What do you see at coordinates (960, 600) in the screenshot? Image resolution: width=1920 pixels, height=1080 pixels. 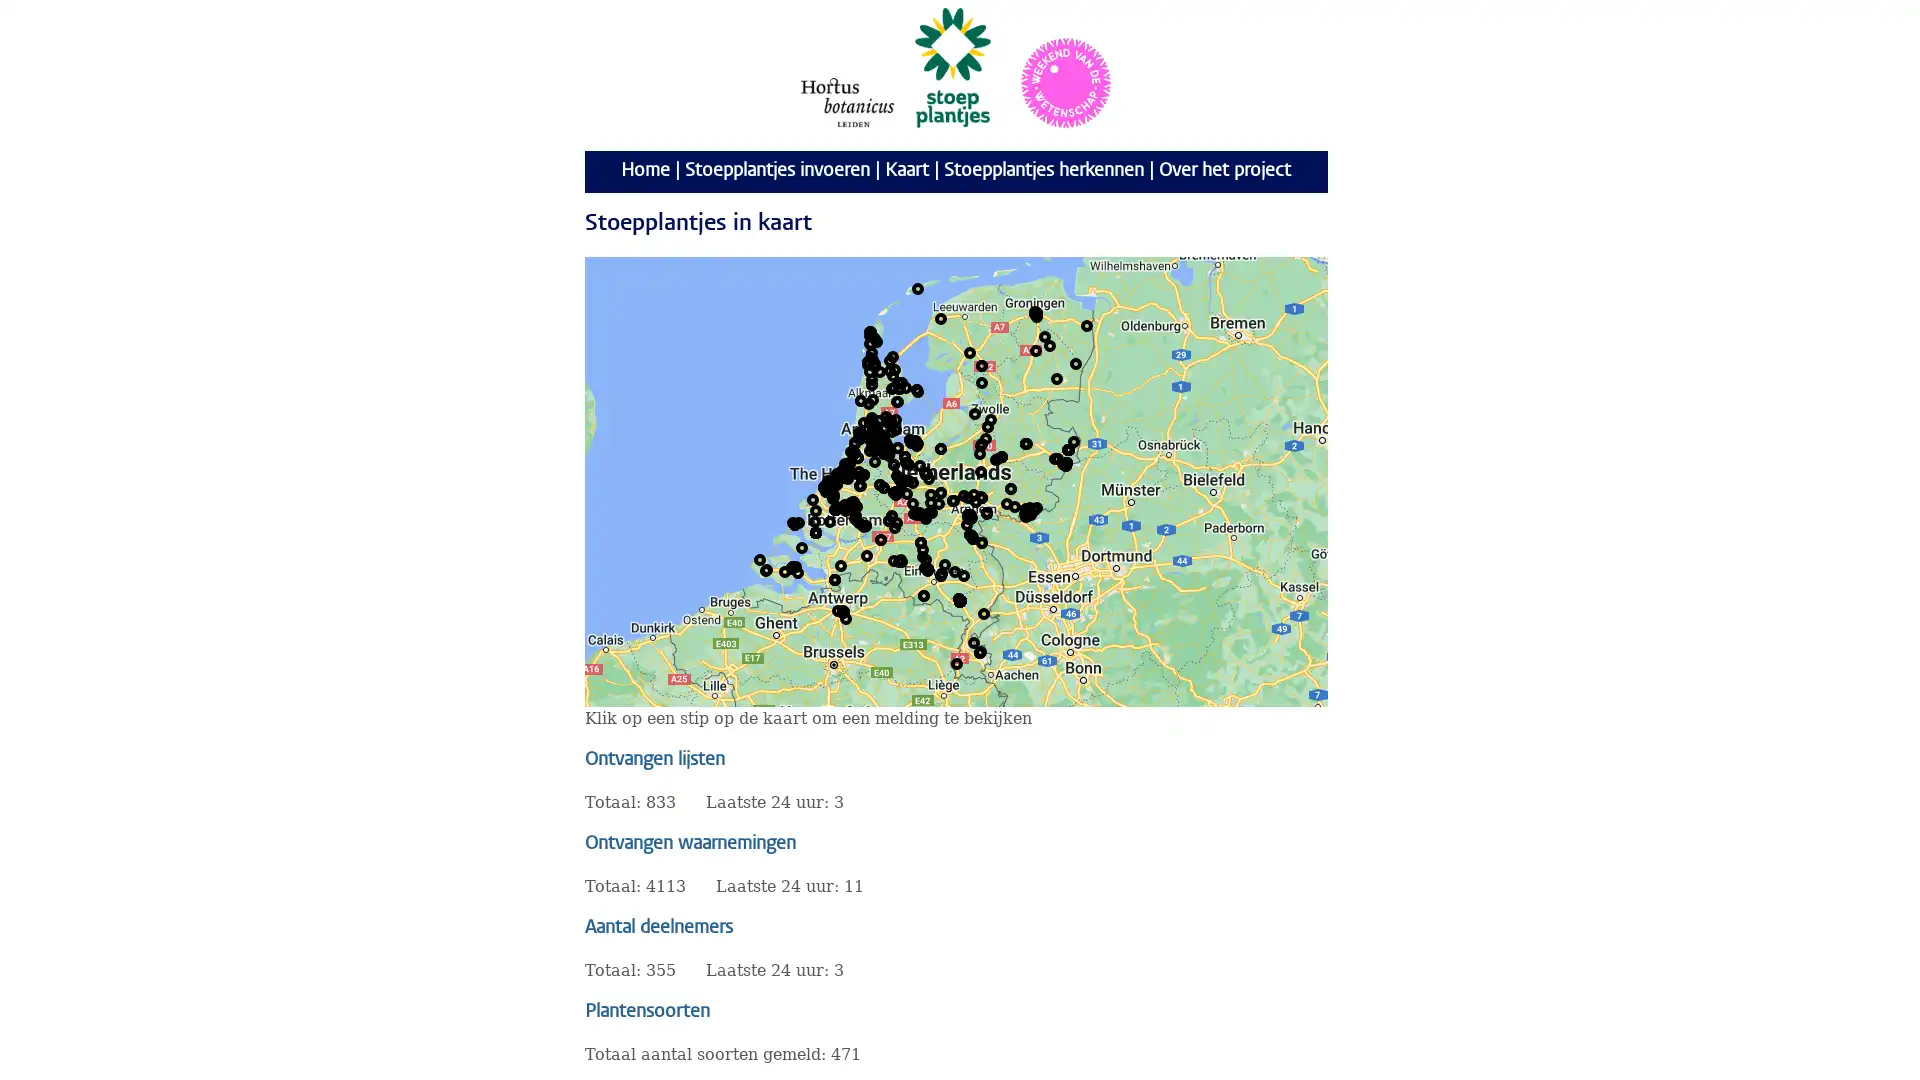 I see `Telling van Ton Frenken op 02 mei 2022` at bounding box center [960, 600].